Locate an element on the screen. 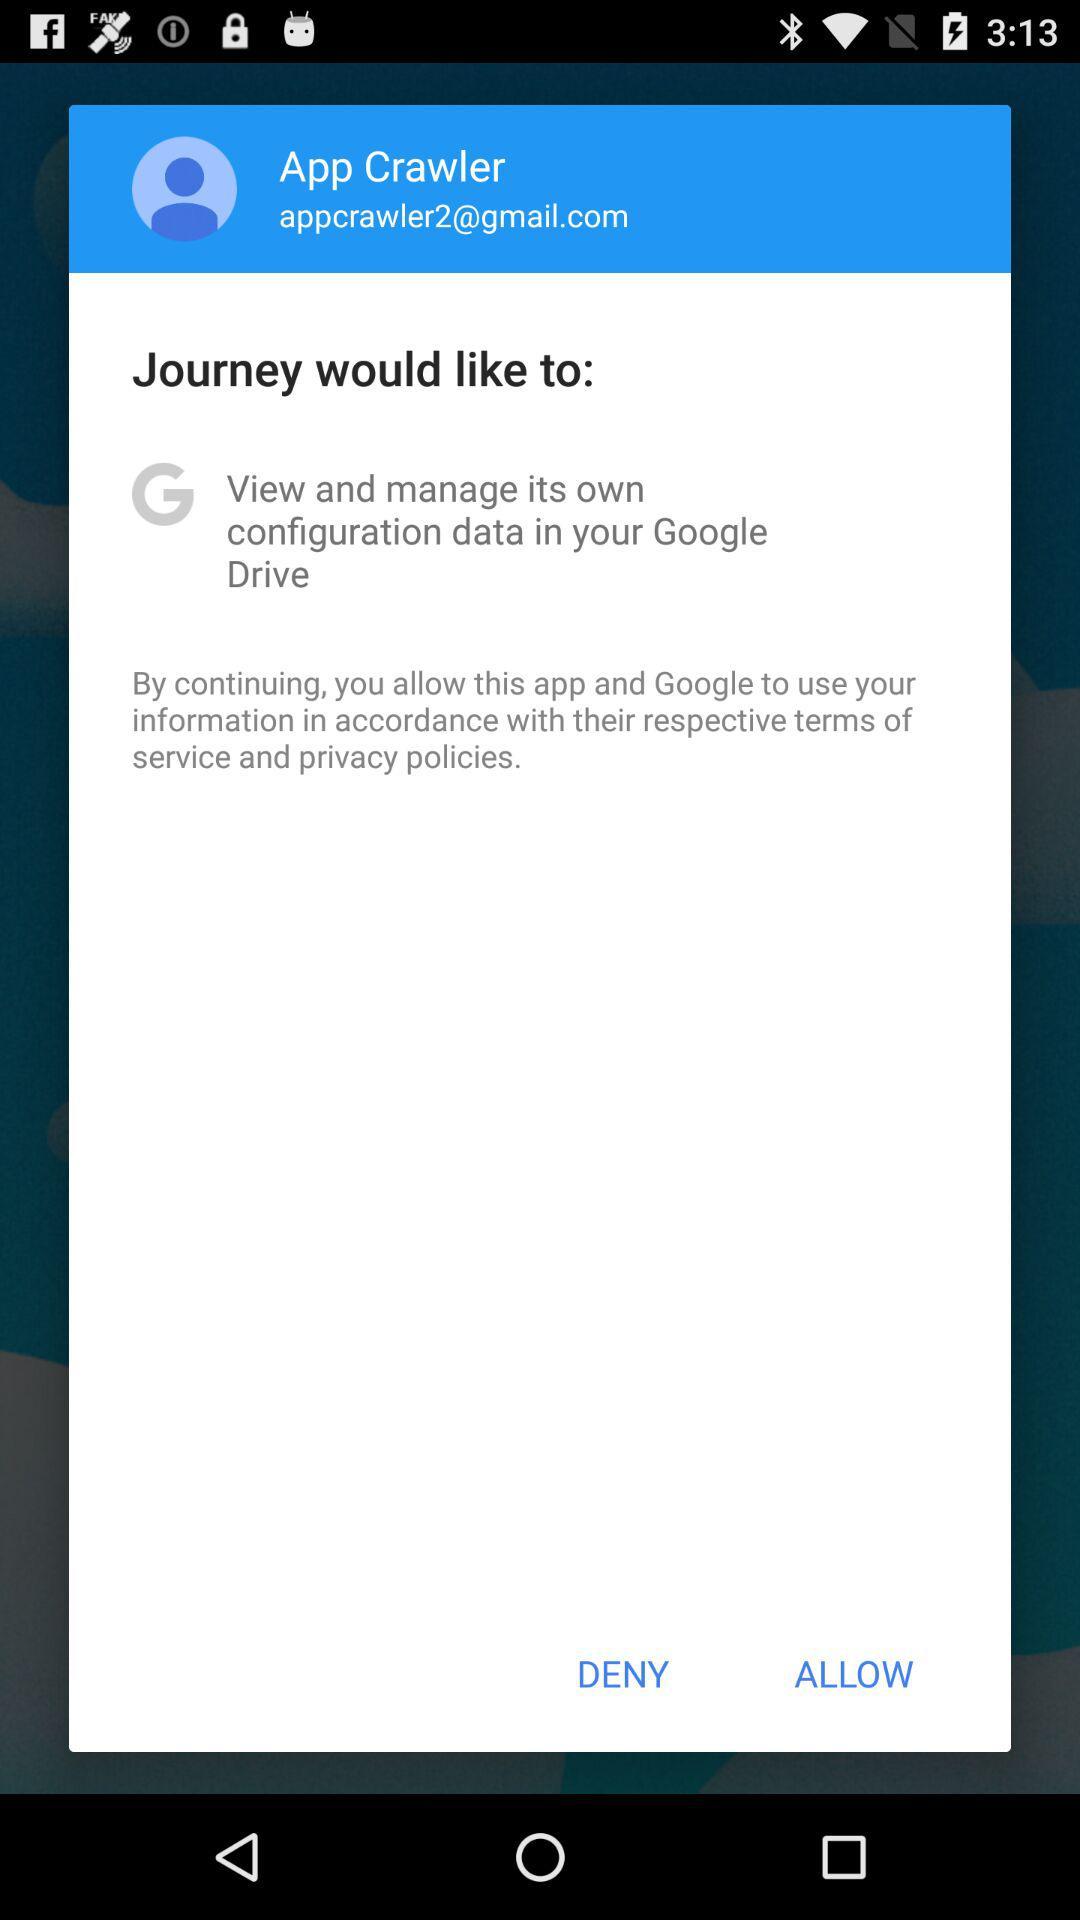 The height and width of the screenshot is (1920, 1080). the app below by continuing you item is located at coordinates (621, 1673).